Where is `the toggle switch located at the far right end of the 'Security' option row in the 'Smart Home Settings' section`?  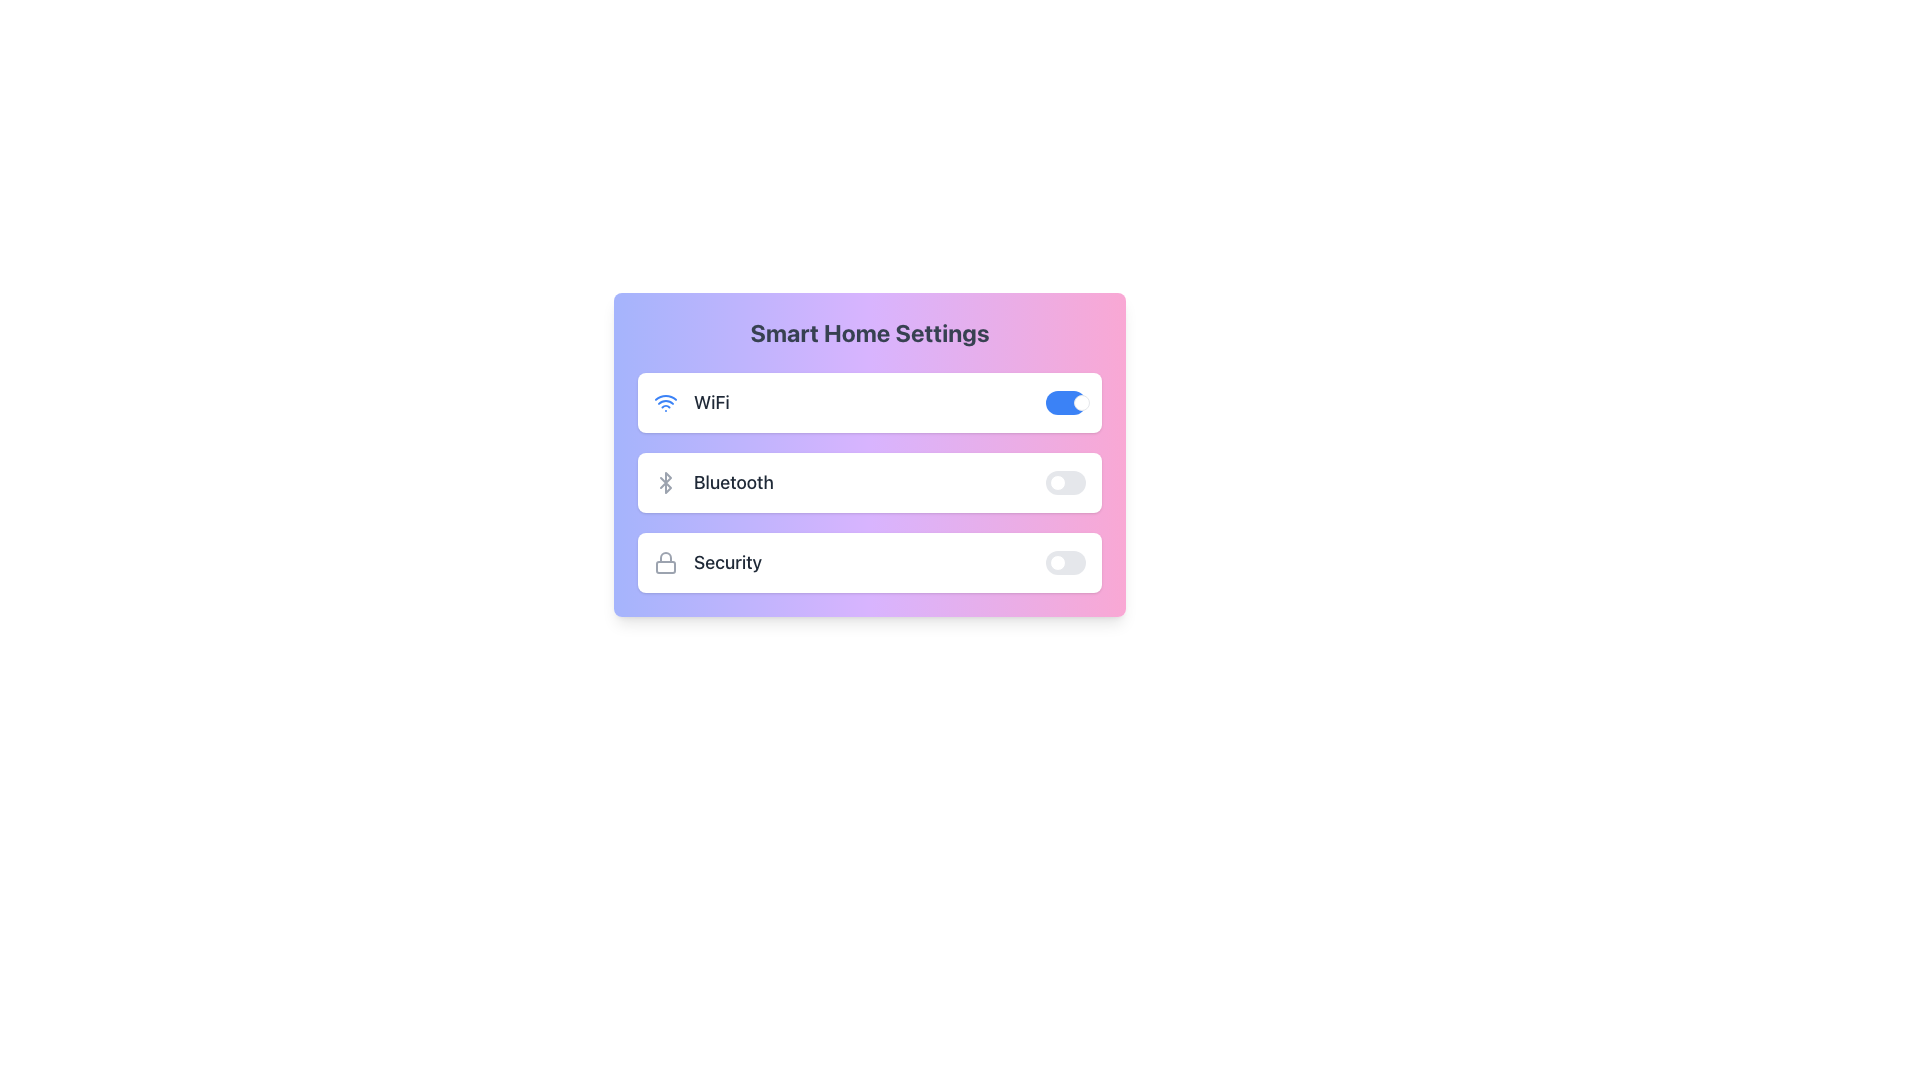
the toggle switch located at the far right end of the 'Security' option row in the 'Smart Home Settings' section is located at coordinates (1064, 563).